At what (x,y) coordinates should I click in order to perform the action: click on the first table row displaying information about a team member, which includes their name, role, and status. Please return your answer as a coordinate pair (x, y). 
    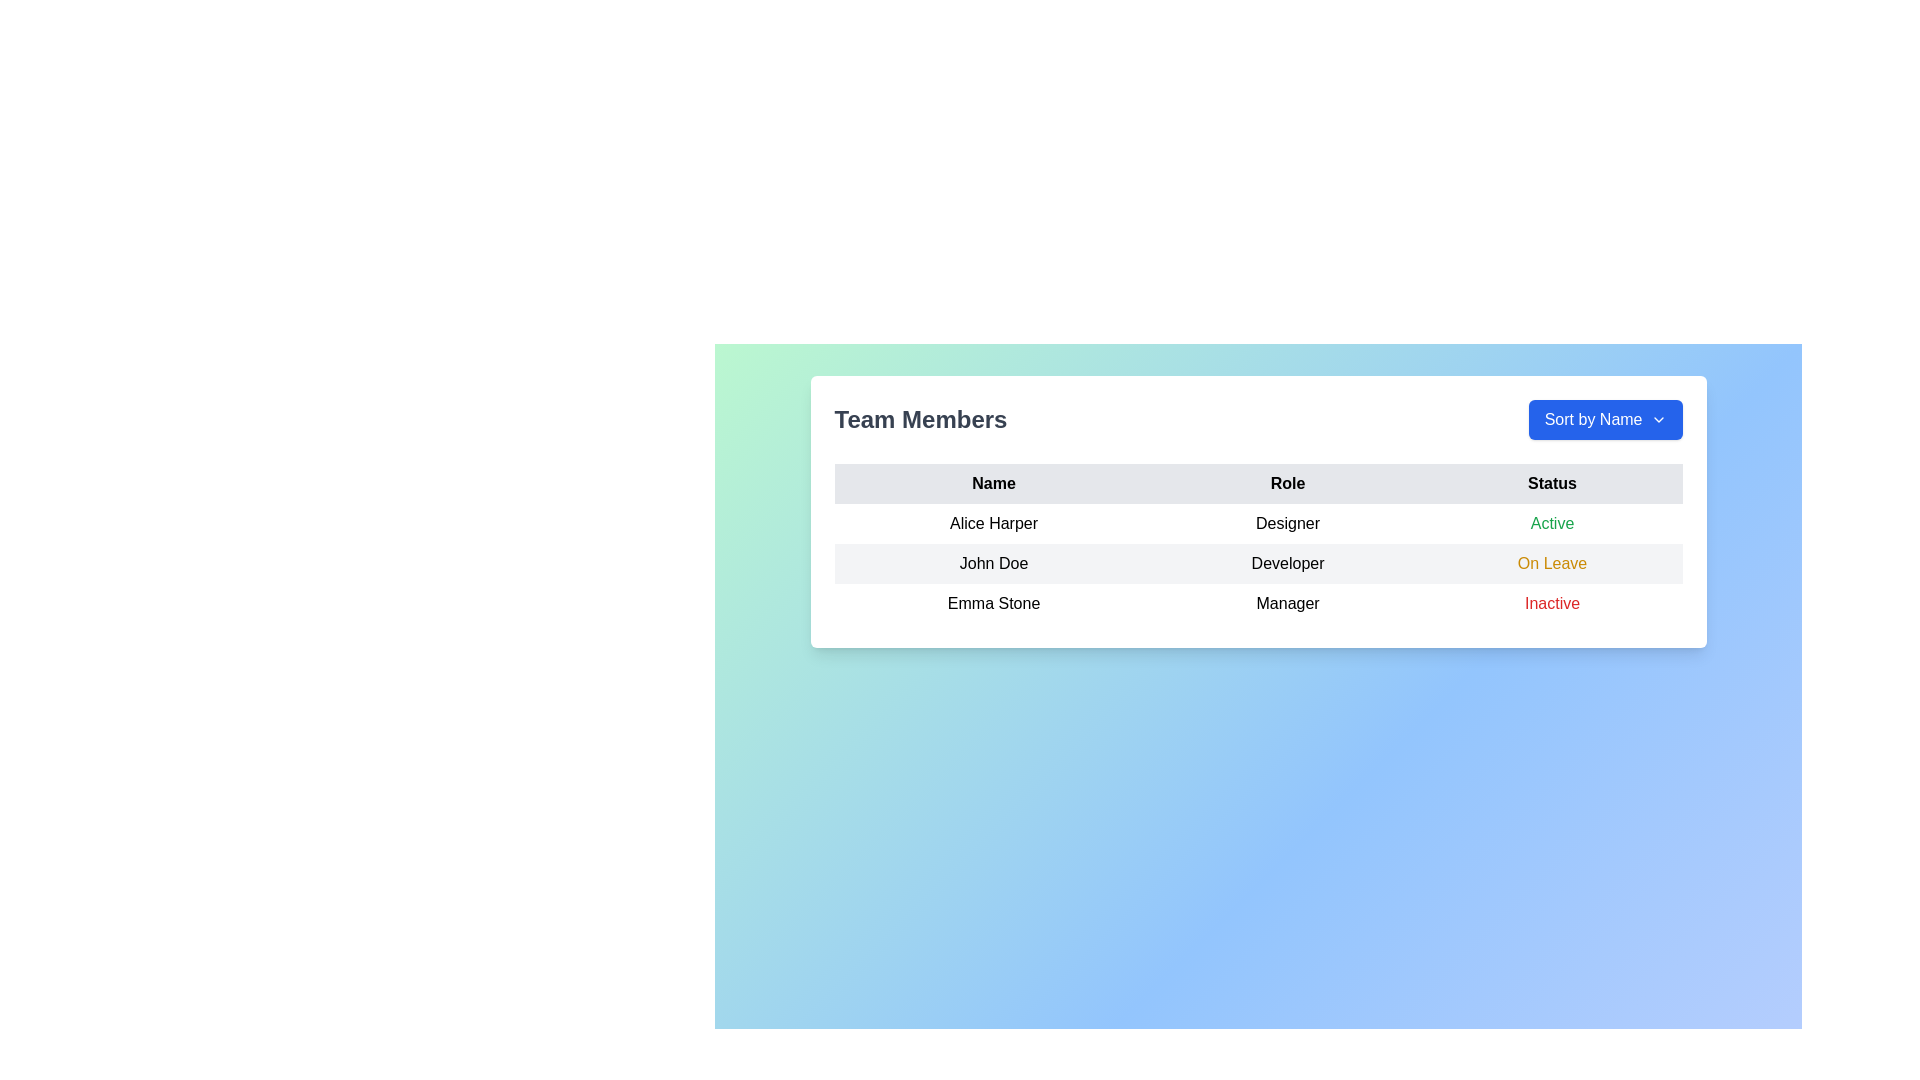
    Looking at the image, I should click on (1257, 511).